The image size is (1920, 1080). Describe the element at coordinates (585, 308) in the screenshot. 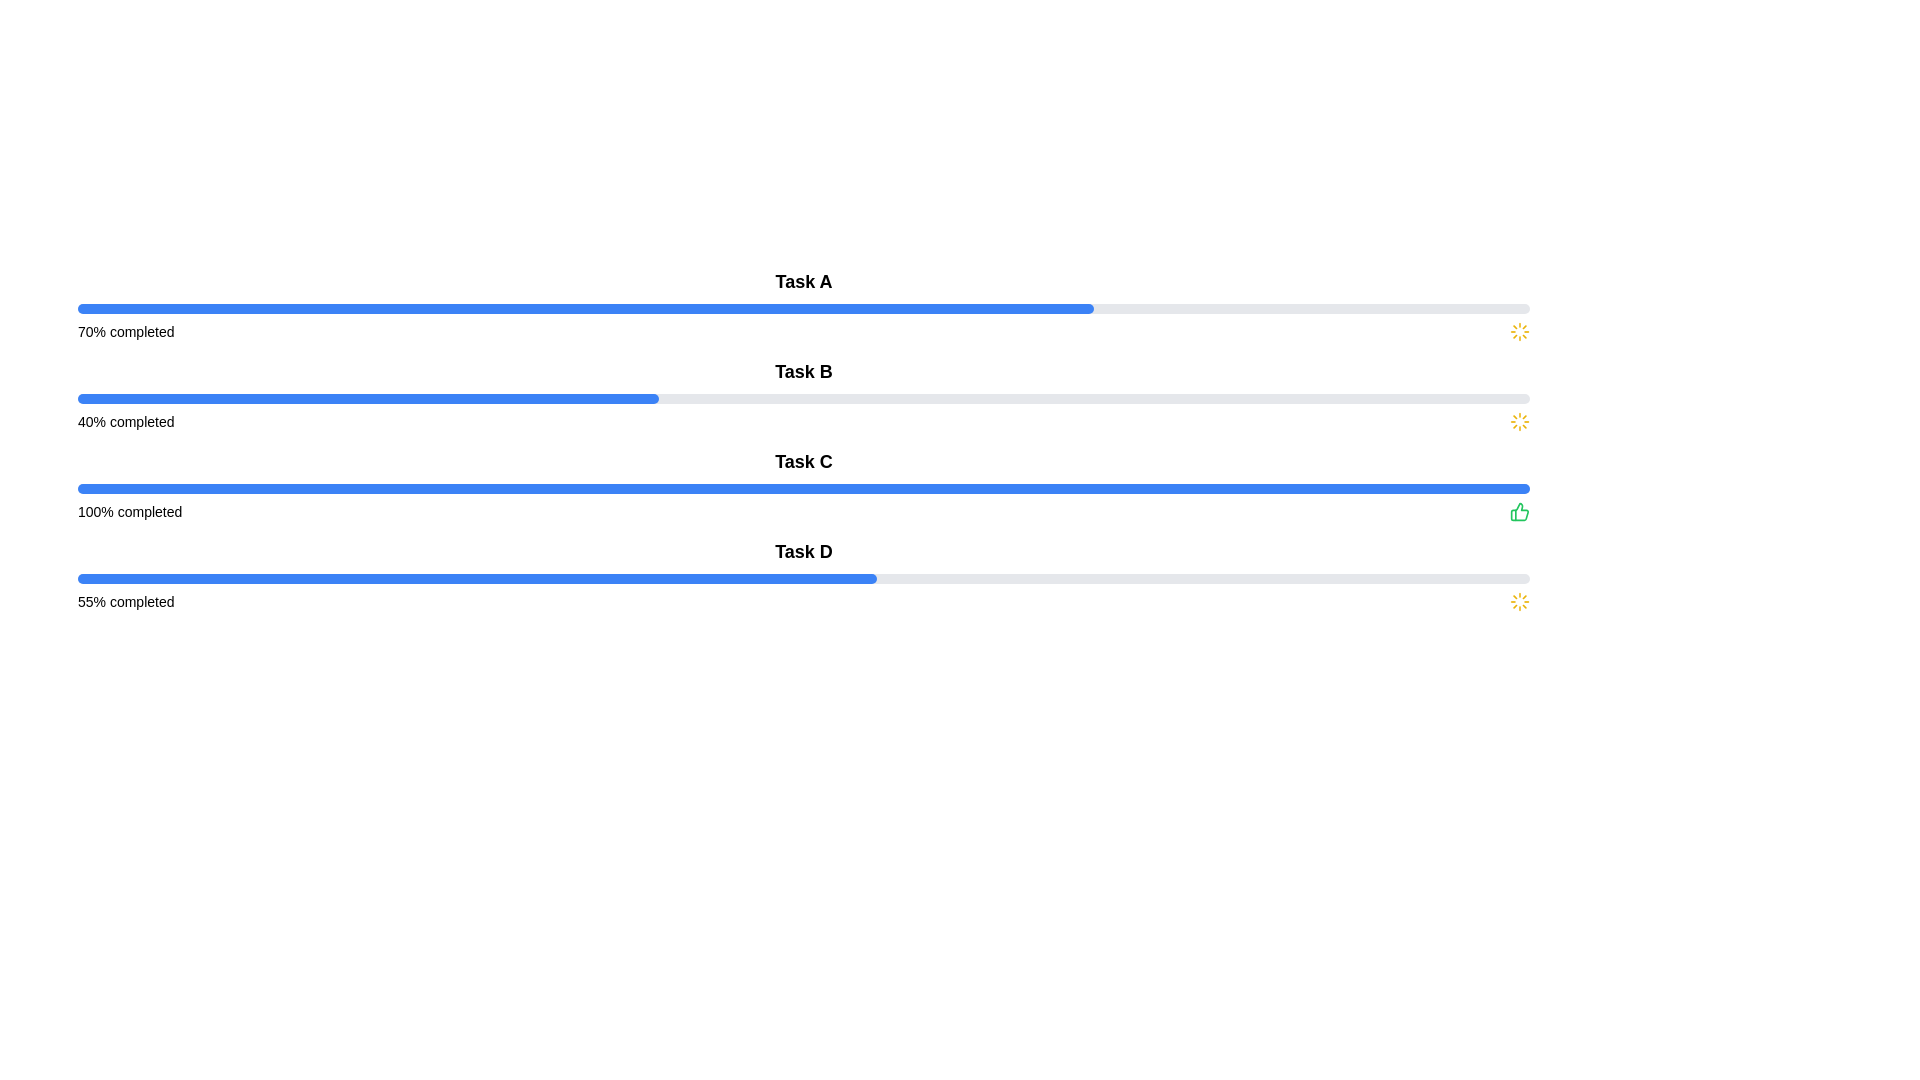

I see `the progress bar indicating 70% completion of 'Task A' located near the top of the interface` at that location.